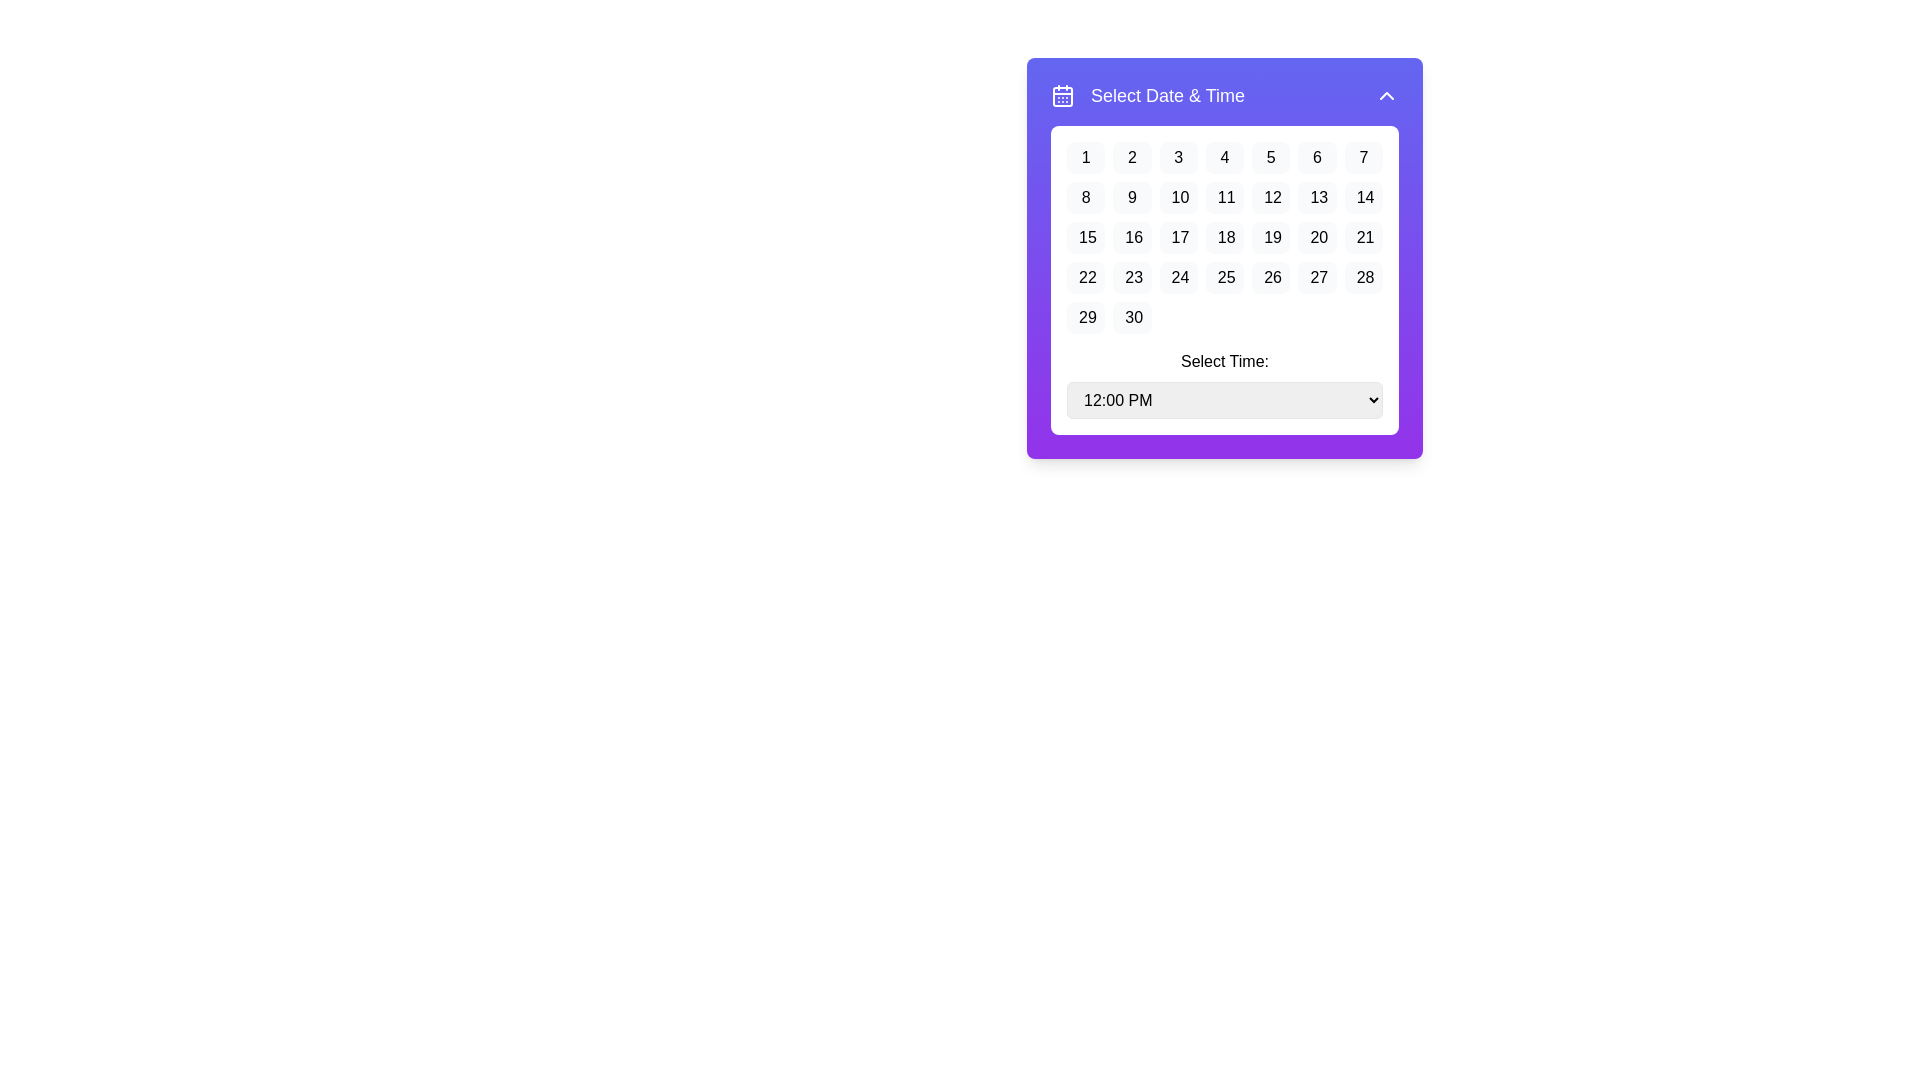  I want to click on the button that selects the date '12' in the calendar interface, so click(1270, 197).